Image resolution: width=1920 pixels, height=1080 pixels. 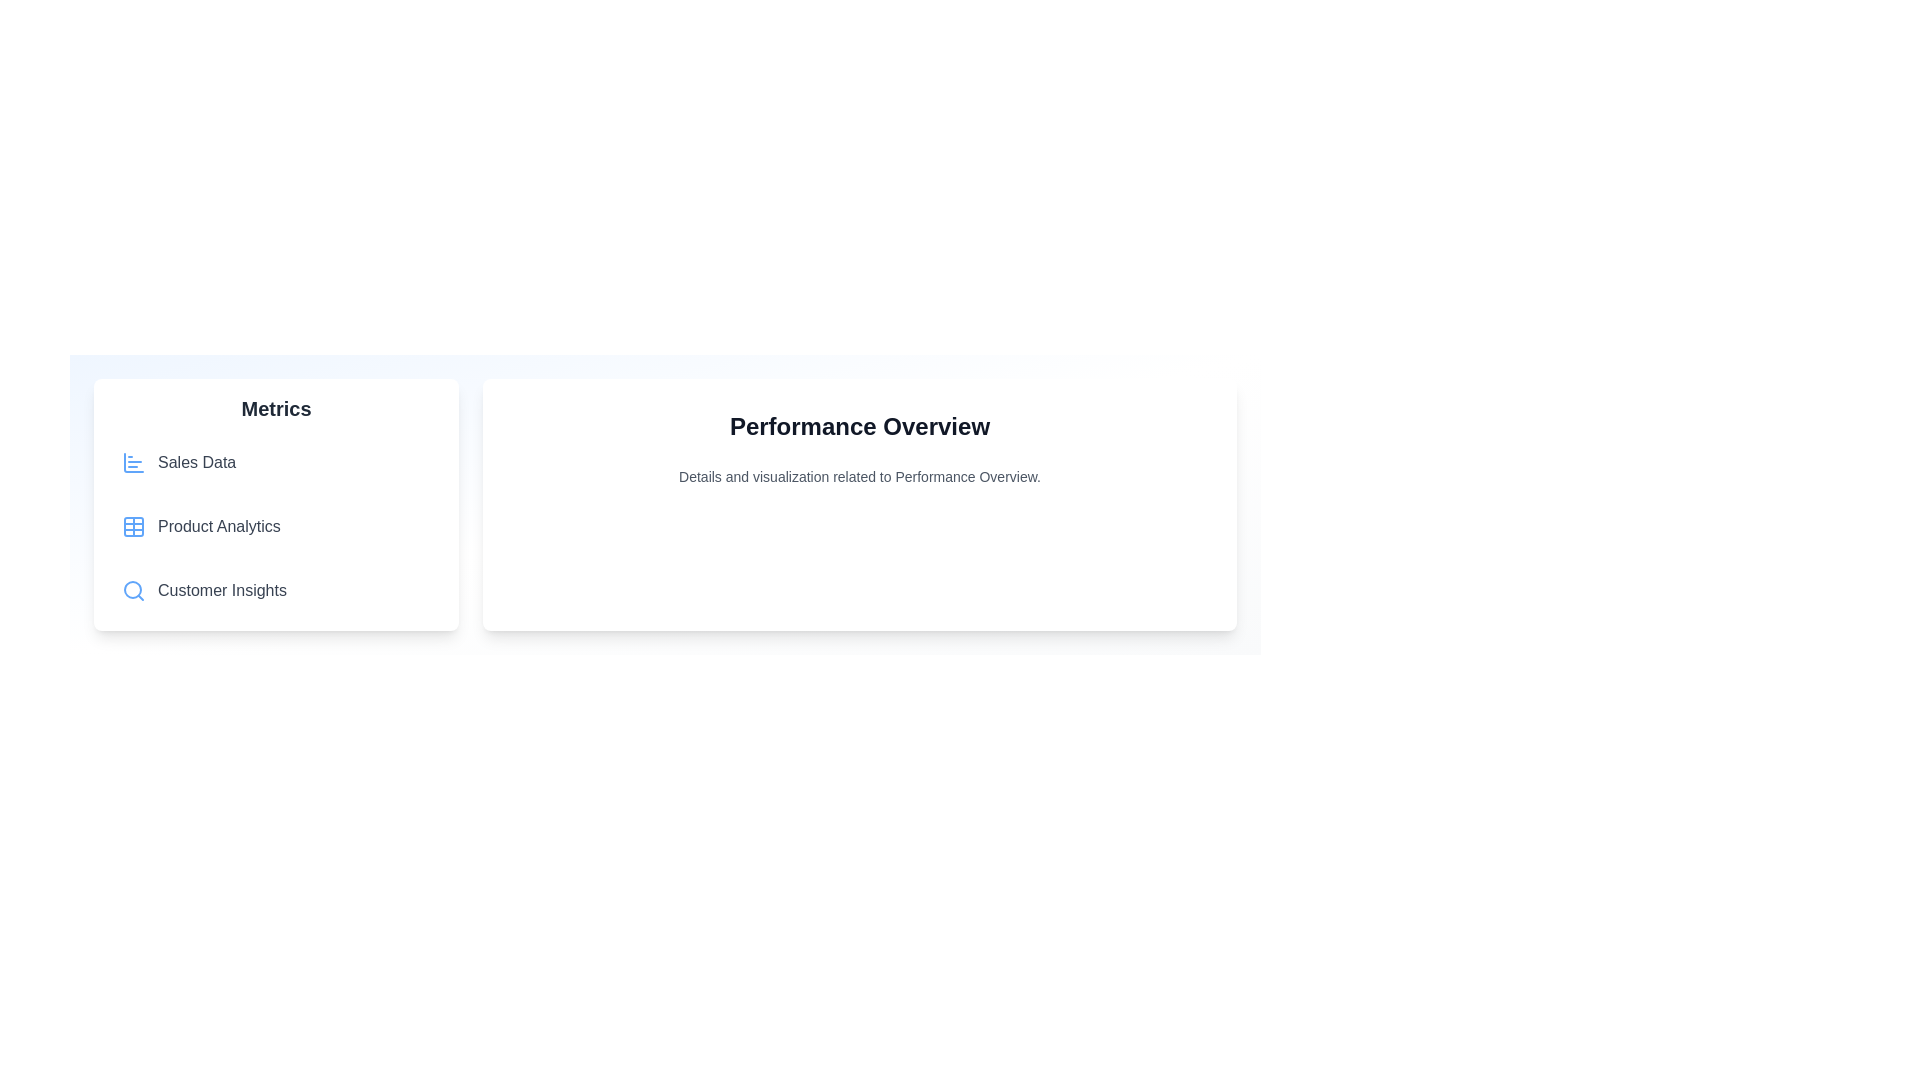 What do you see at coordinates (133, 526) in the screenshot?
I see `the blue filled square with rounded corners that is part of the 'Product Analytics' icon located in the left card labeled 'Metrics'` at bounding box center [133, 526].